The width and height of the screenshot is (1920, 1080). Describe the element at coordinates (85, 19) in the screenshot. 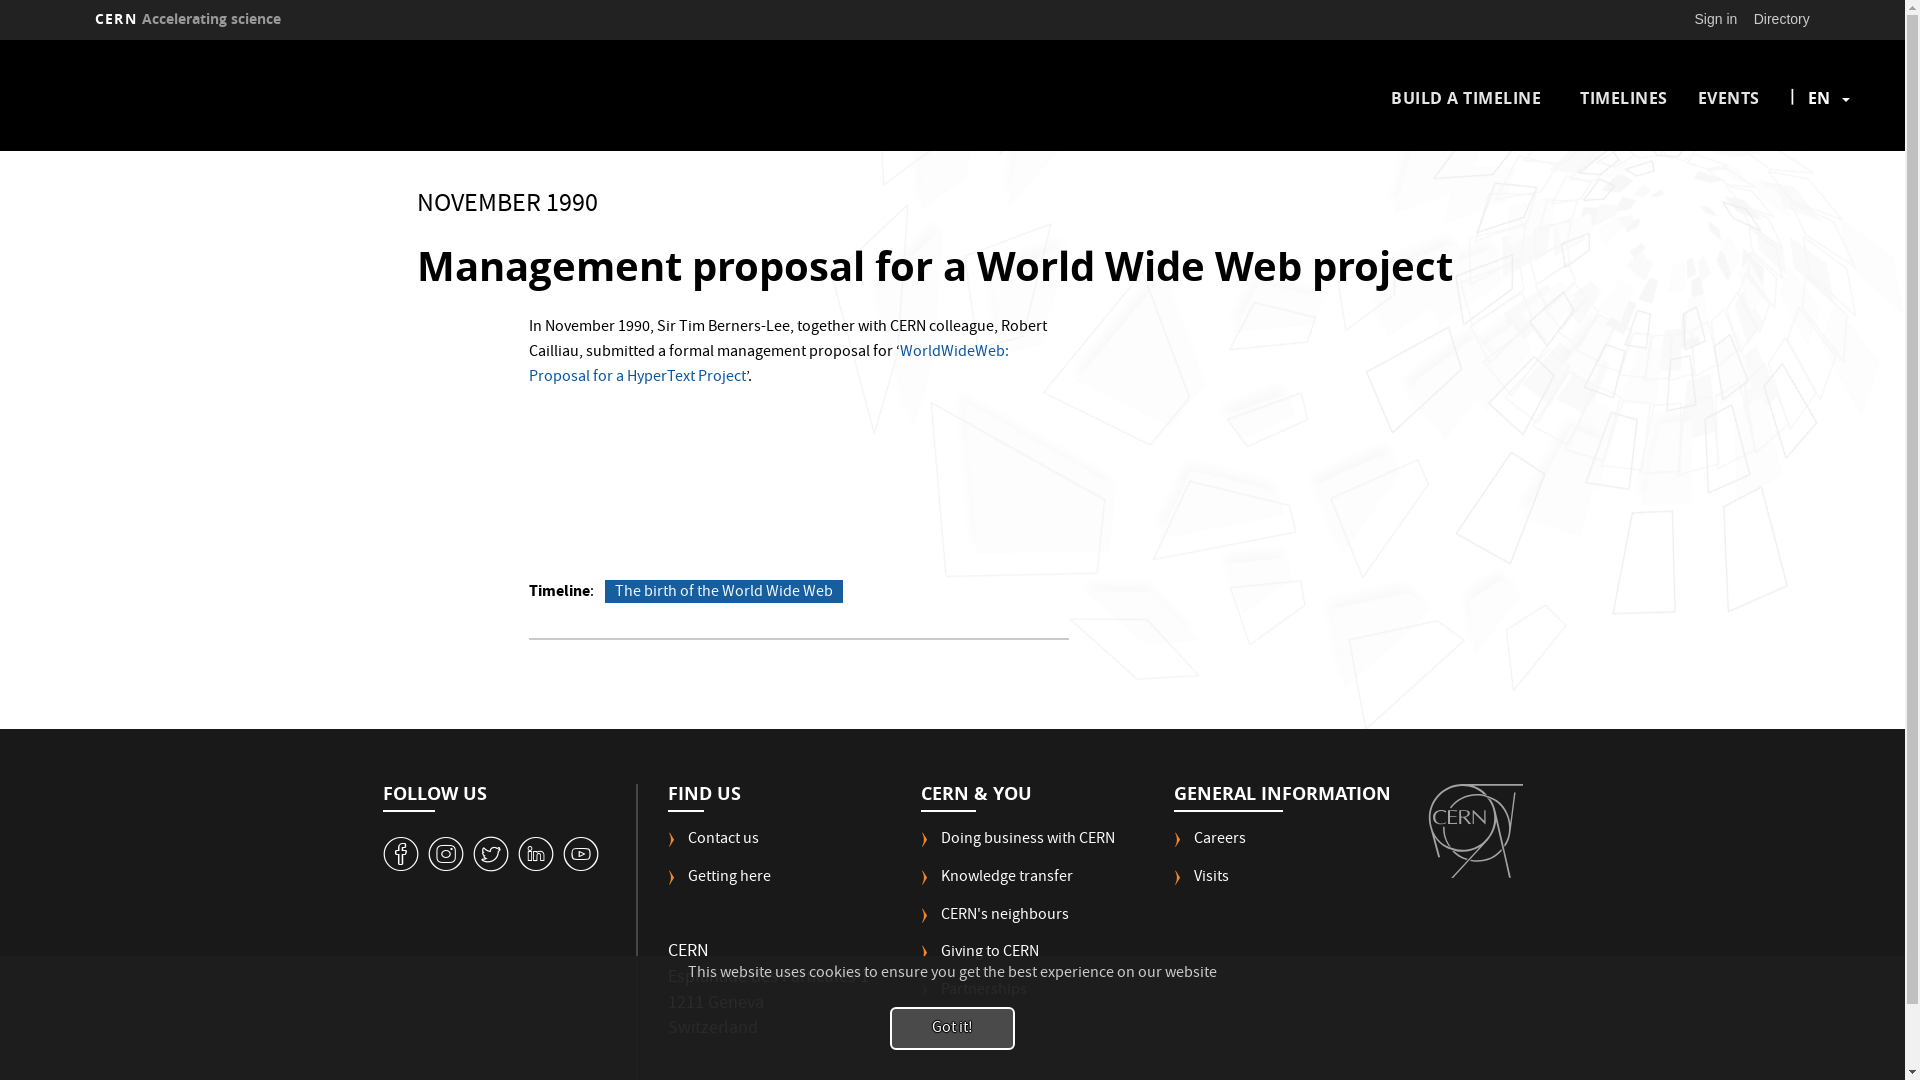

I see `'CERN Accelerating science'` at that location.